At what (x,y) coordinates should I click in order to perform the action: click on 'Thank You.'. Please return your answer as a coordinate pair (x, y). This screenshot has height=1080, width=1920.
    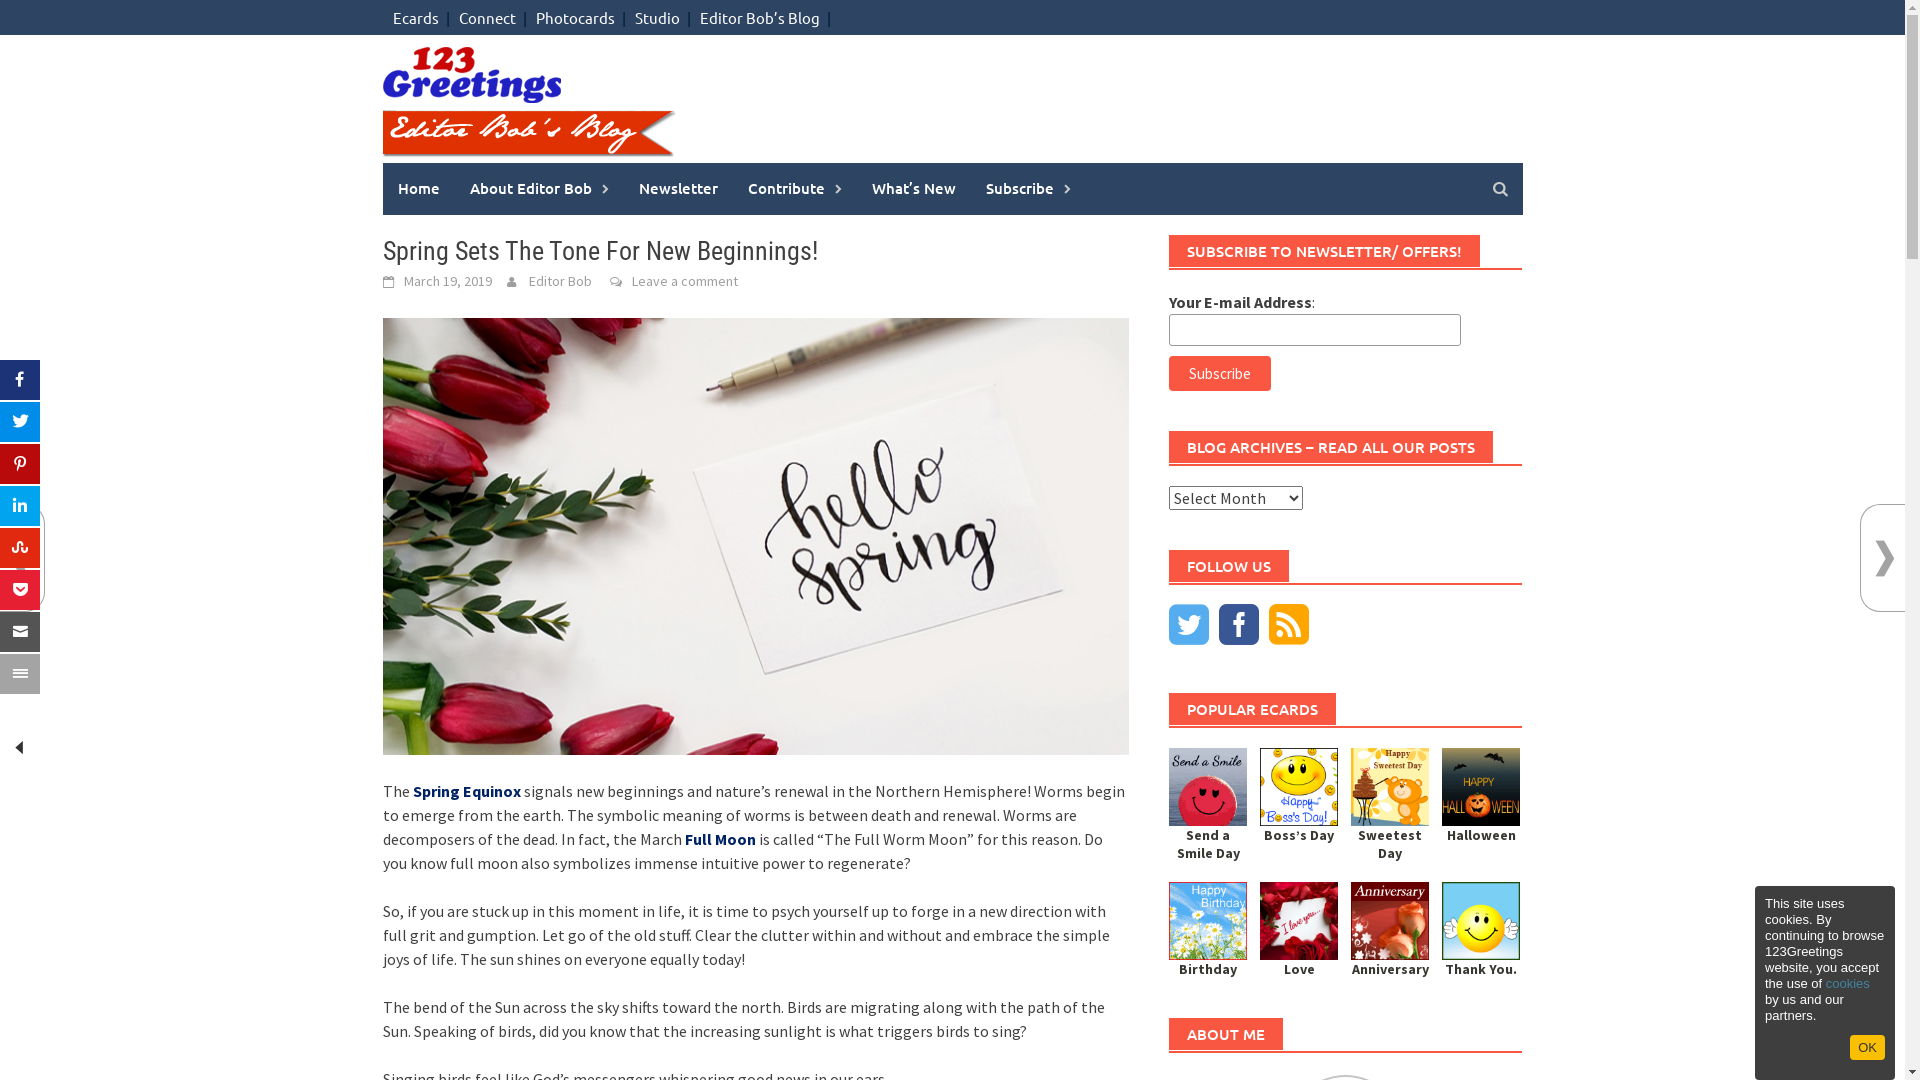
    Looking at the image, I should click on (1481, 967).